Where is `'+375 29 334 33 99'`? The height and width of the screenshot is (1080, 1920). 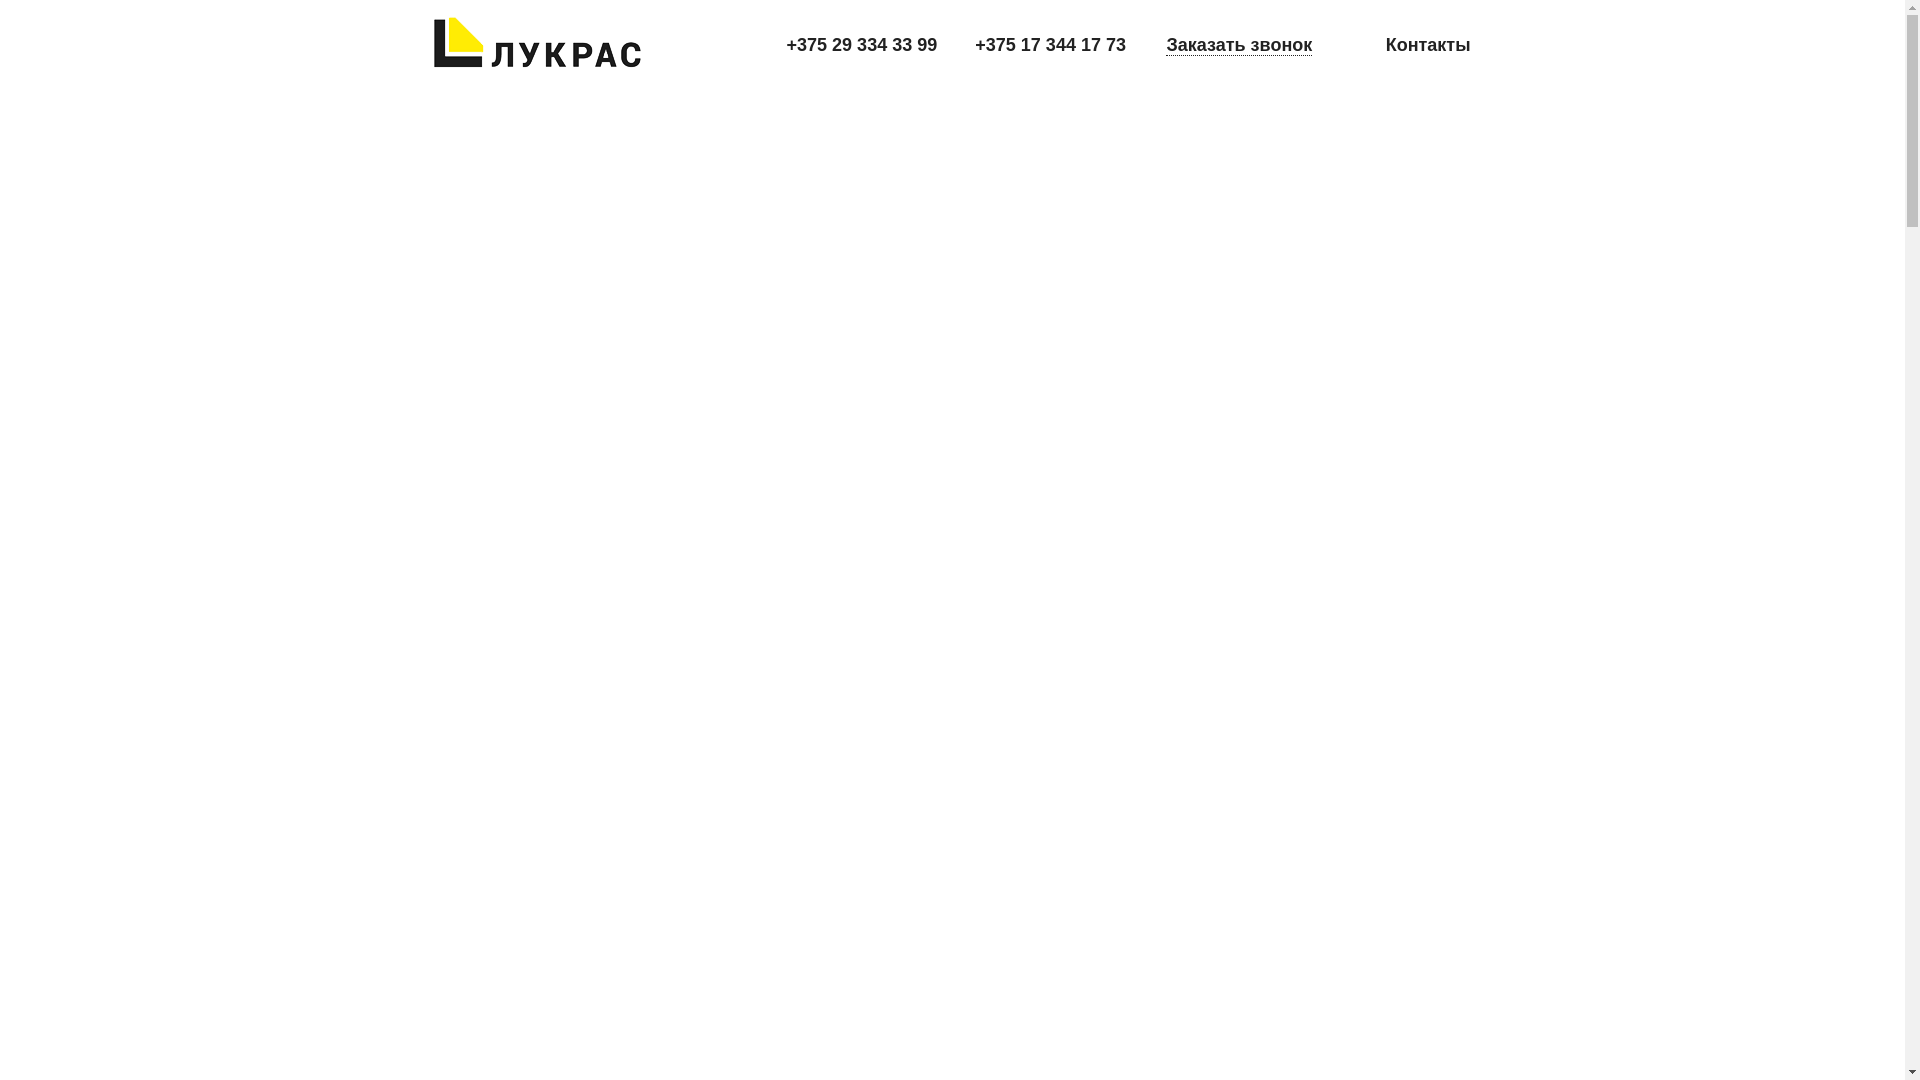
'+375 29 334 33 99' is located at coordinates (862, 45).